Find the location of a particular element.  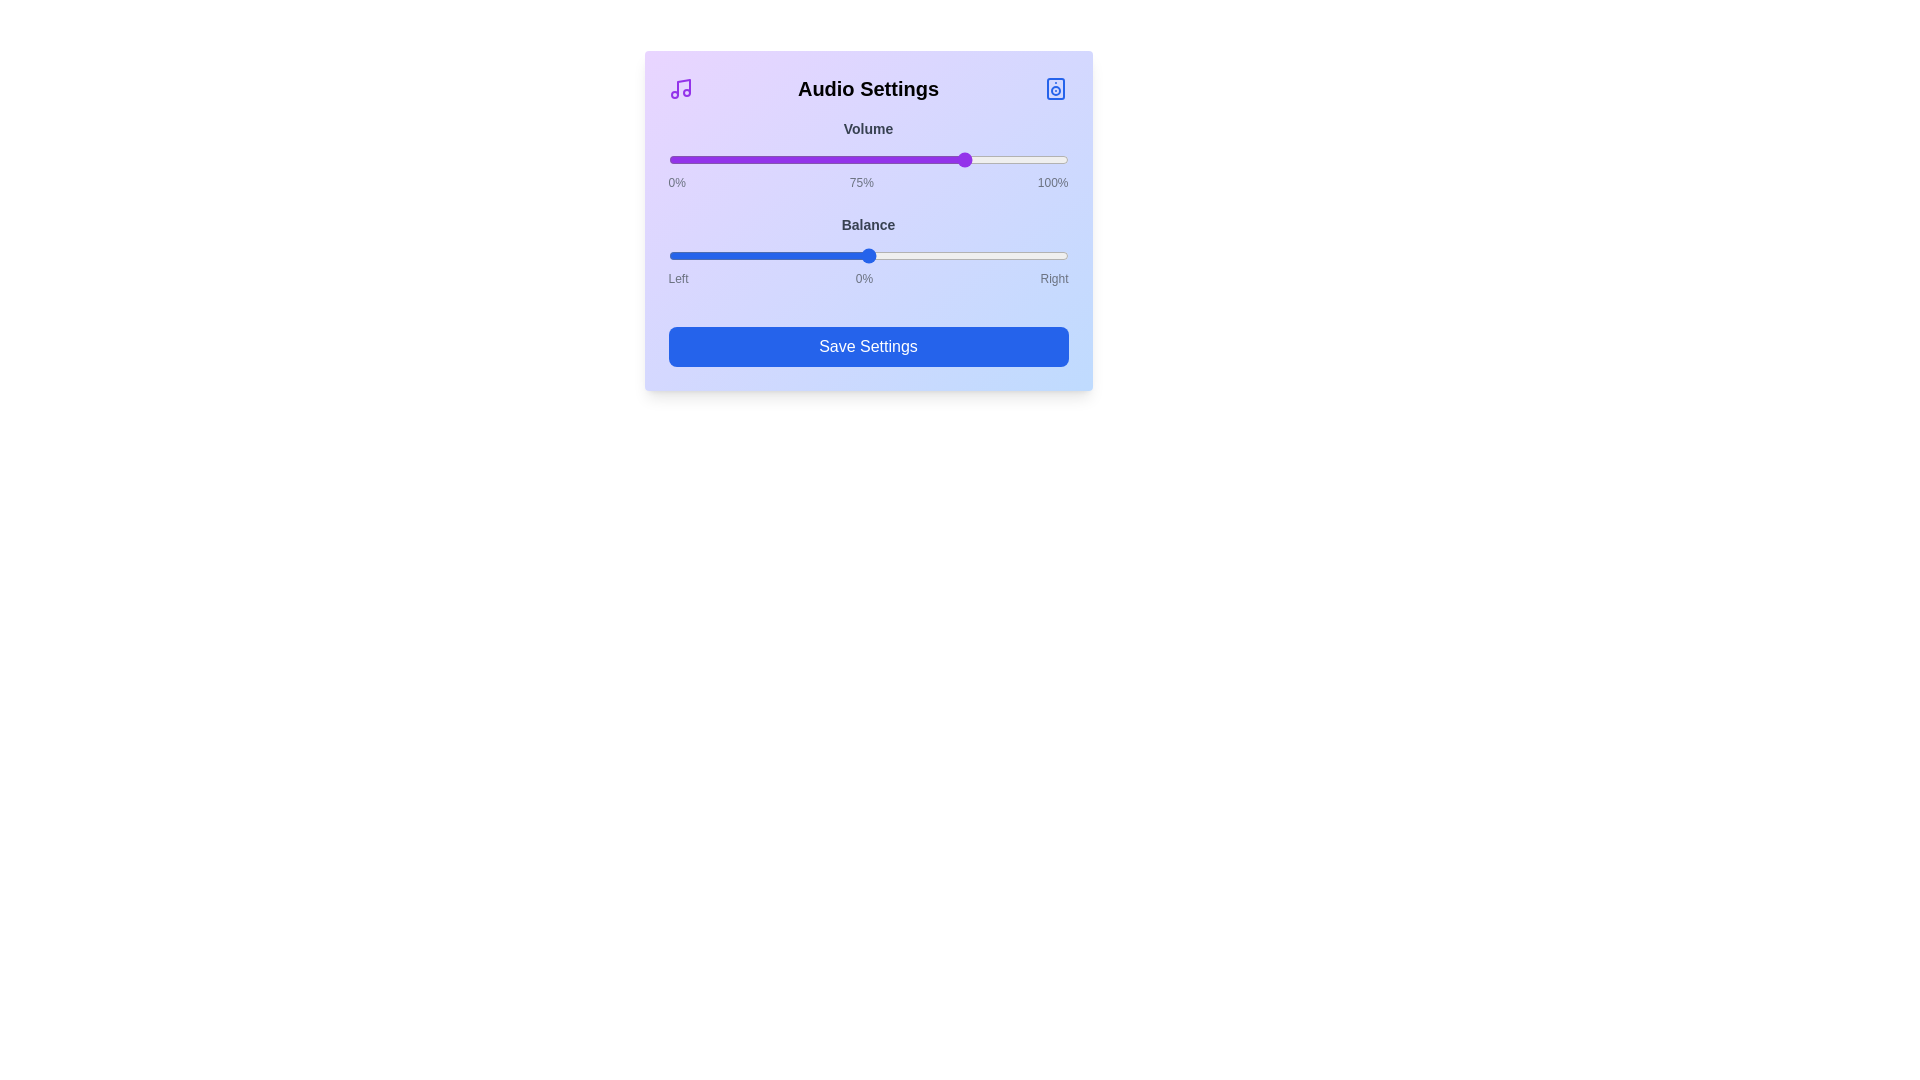

the balance slider to -25 is located at coordinates (818, 254).